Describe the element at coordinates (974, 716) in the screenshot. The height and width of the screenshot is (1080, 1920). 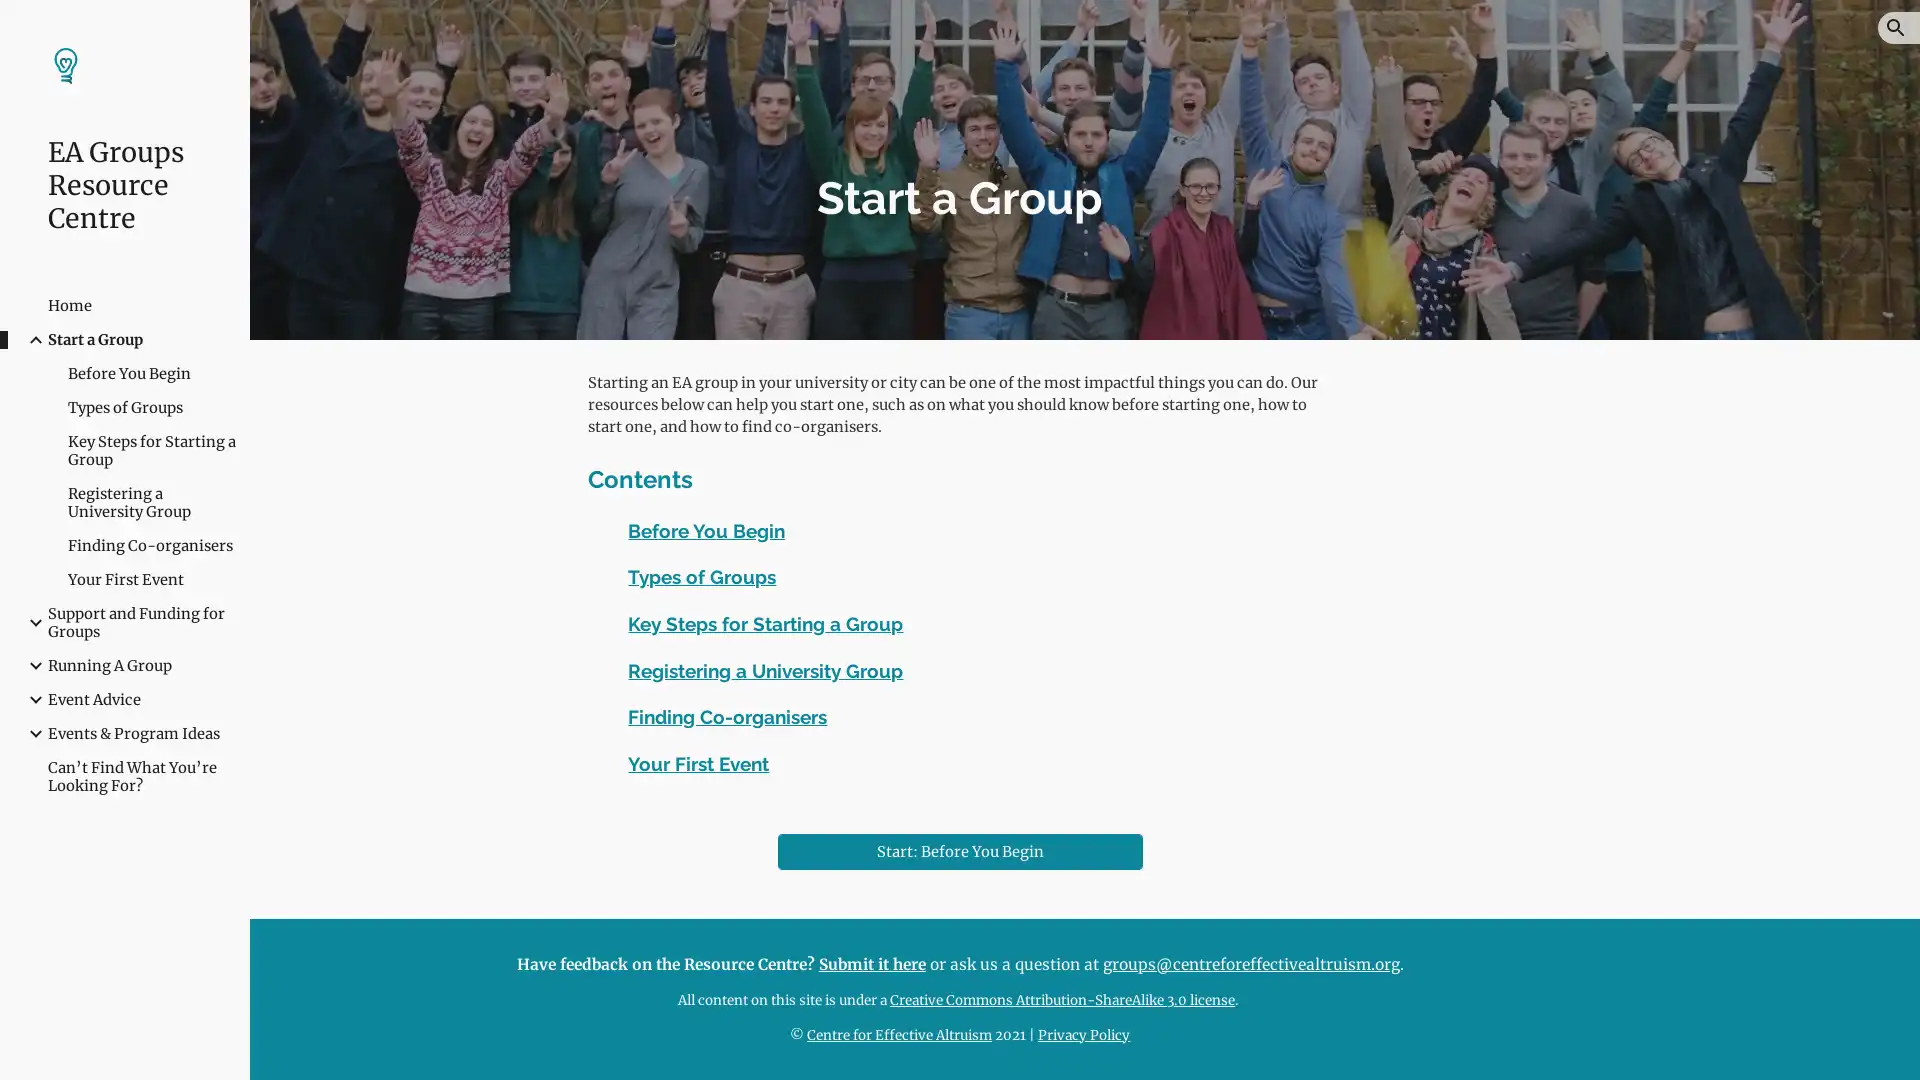
I see `Copy heading link` at that location.